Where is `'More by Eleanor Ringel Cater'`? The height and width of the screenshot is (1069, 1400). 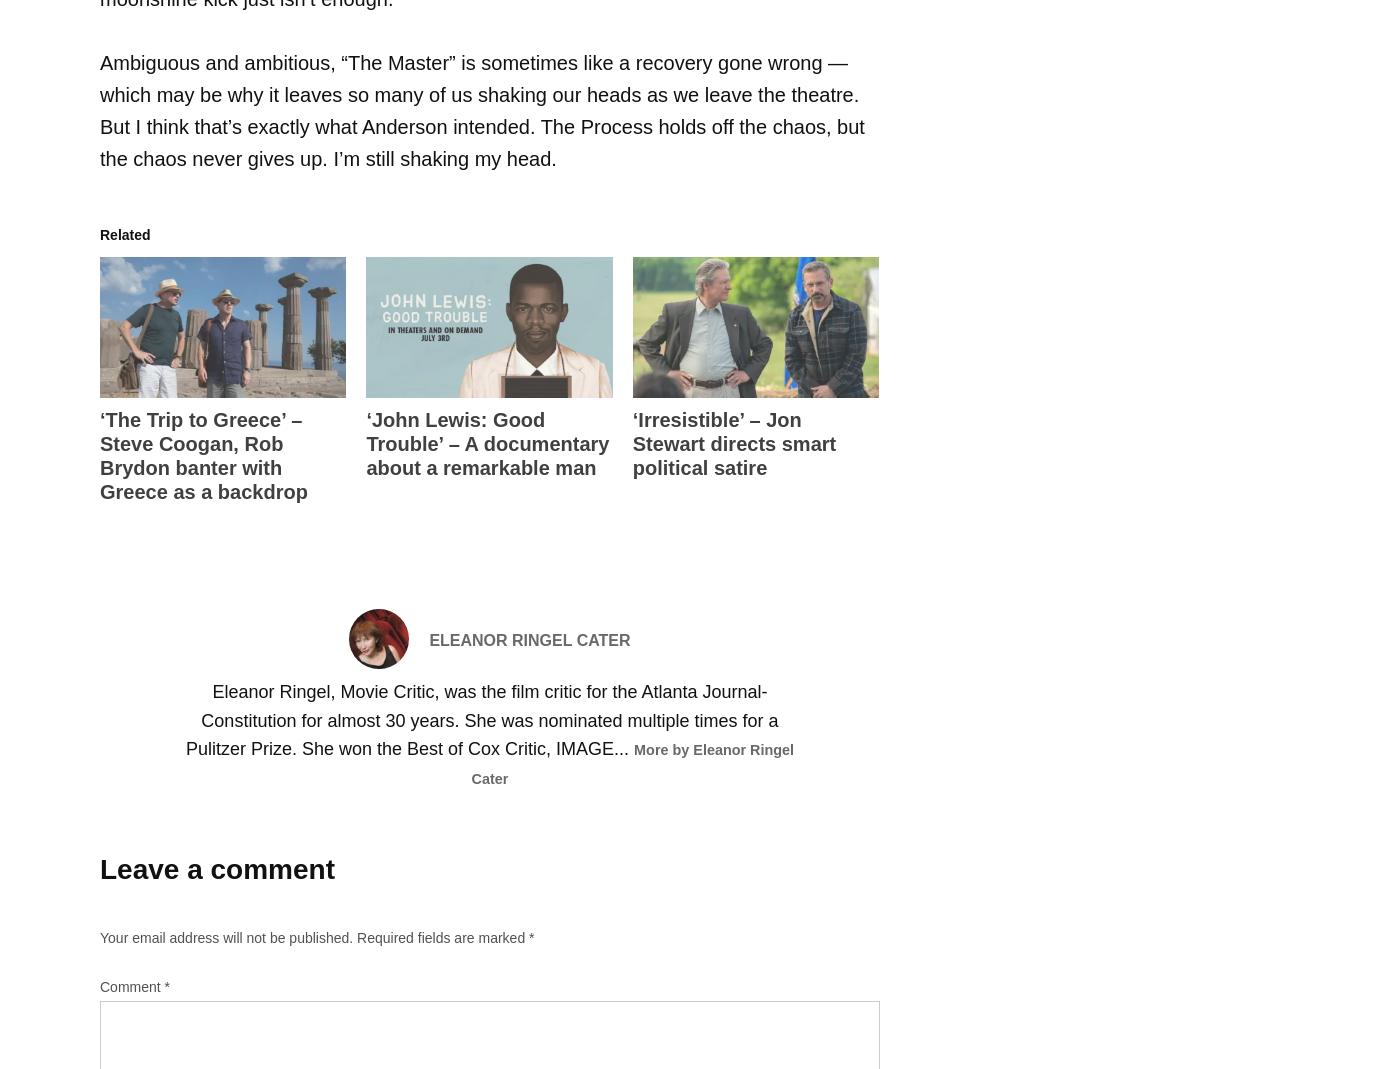
'More by Eleanor Ringel Cater' is located at coordinates (469, 764).